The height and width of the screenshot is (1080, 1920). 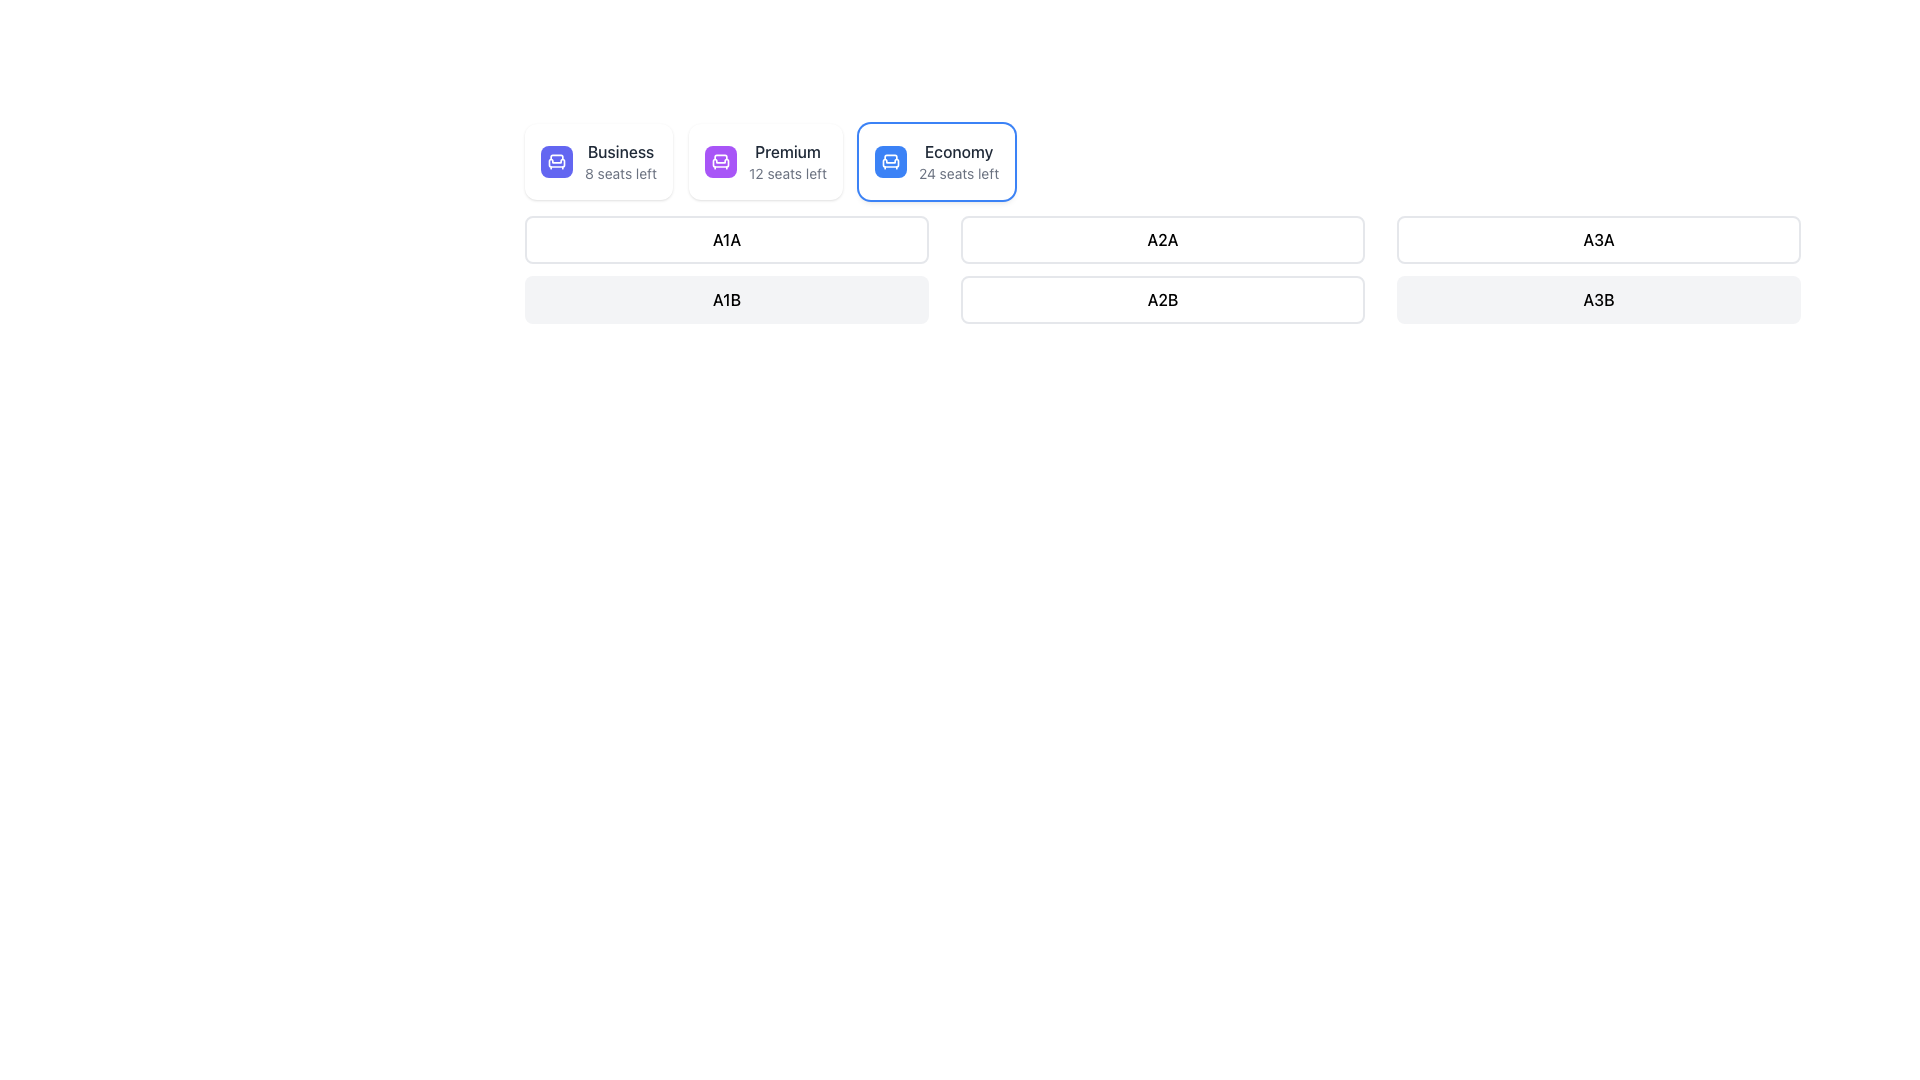 I want to click on the 'Economy 24 seats left' button which contains a small chair-shaped icon in a blue circular background, located to the left of the text, so click(x=889, y=161).